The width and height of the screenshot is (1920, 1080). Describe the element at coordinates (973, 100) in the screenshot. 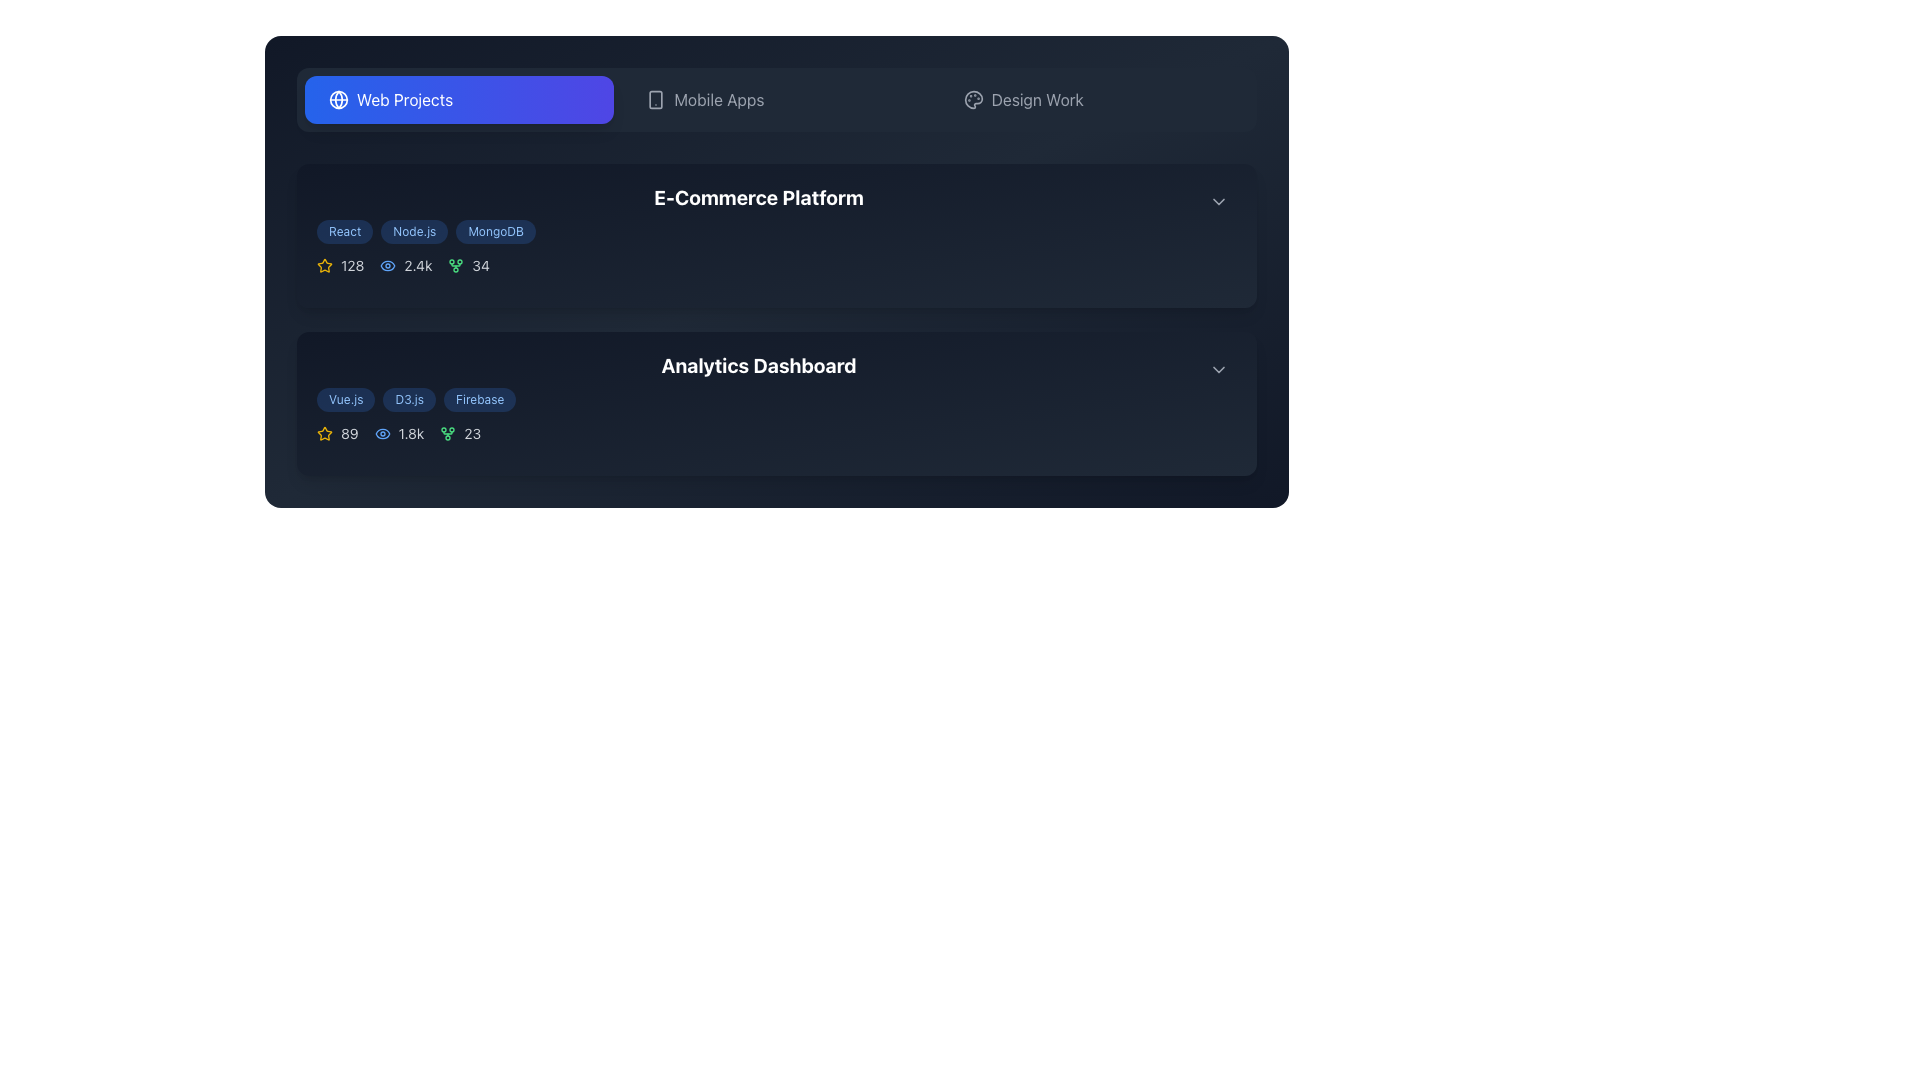

I see `the circular icon with a palette symbol located in the top-right corner of the interface` at that location.